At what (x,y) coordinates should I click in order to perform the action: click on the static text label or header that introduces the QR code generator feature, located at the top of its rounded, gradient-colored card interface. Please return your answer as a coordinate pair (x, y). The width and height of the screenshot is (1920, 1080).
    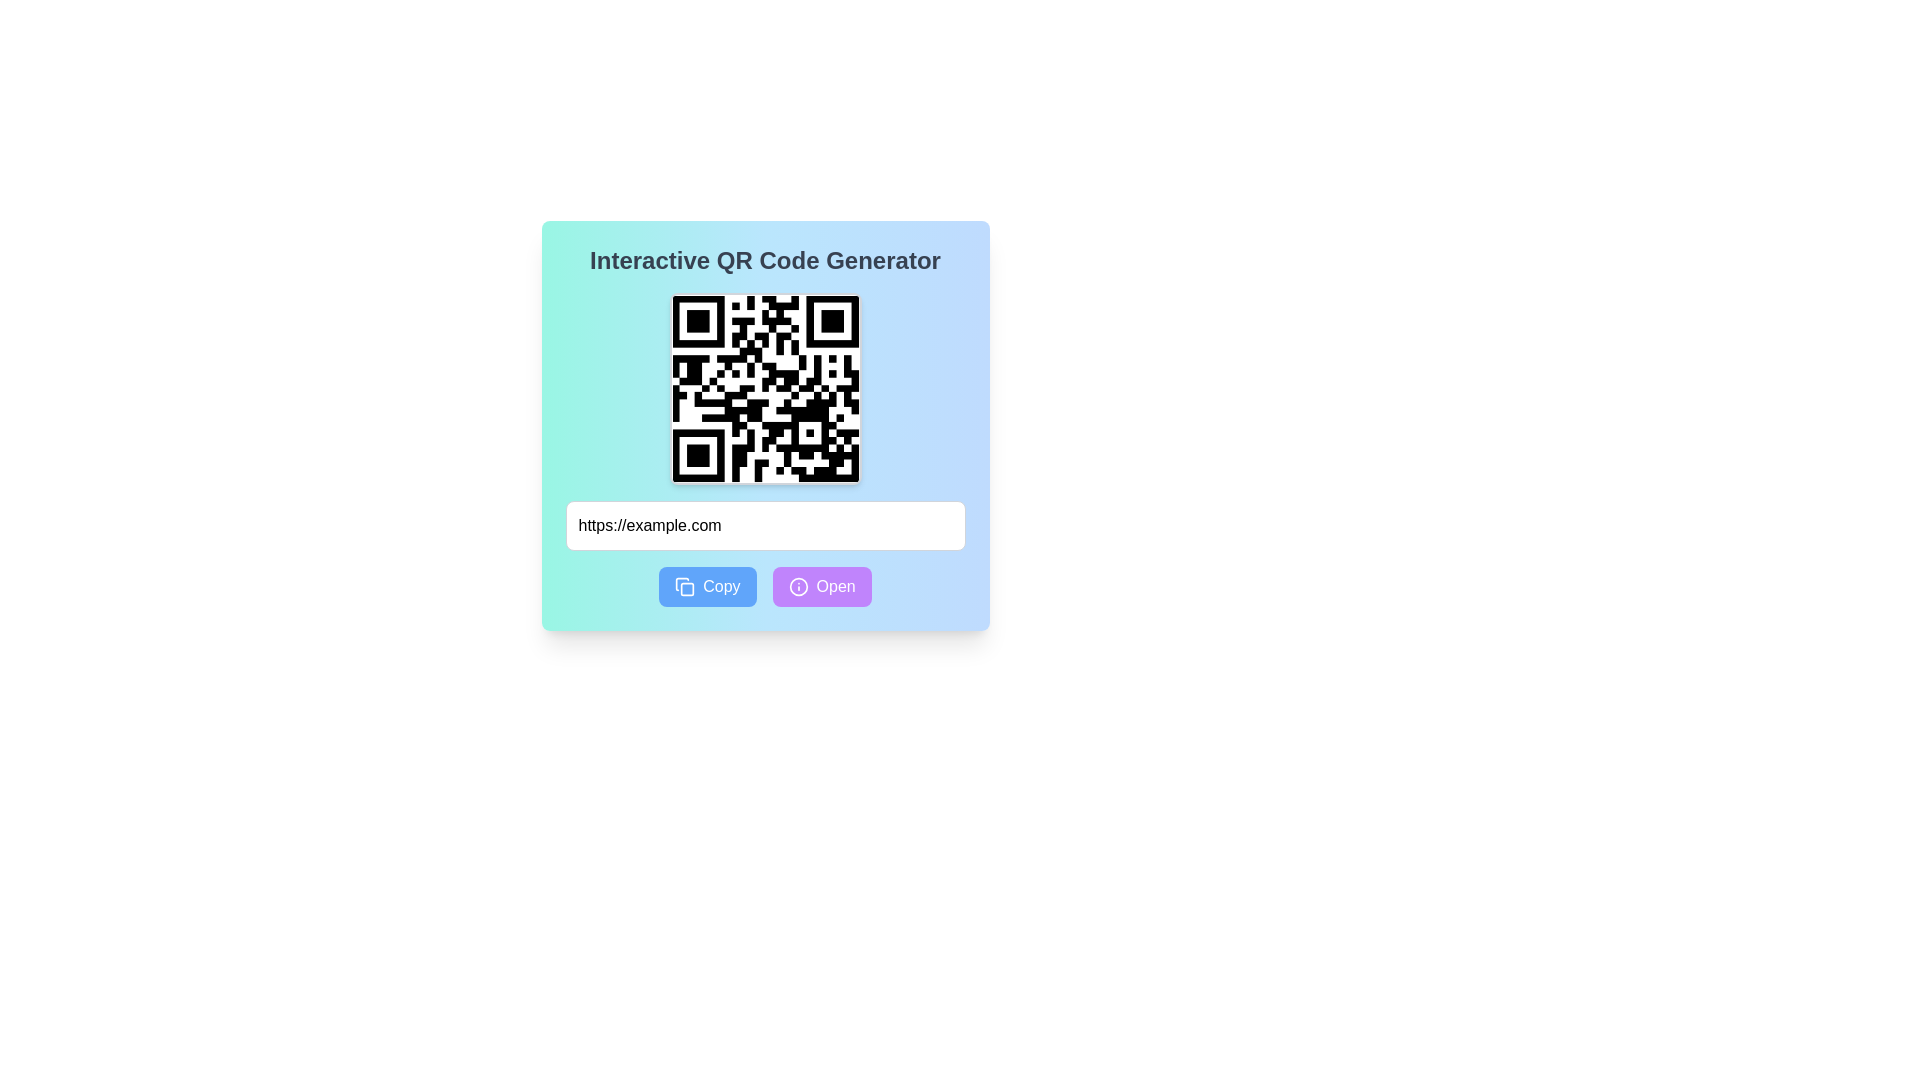
    Looking at the image, I should click on (764, 260).